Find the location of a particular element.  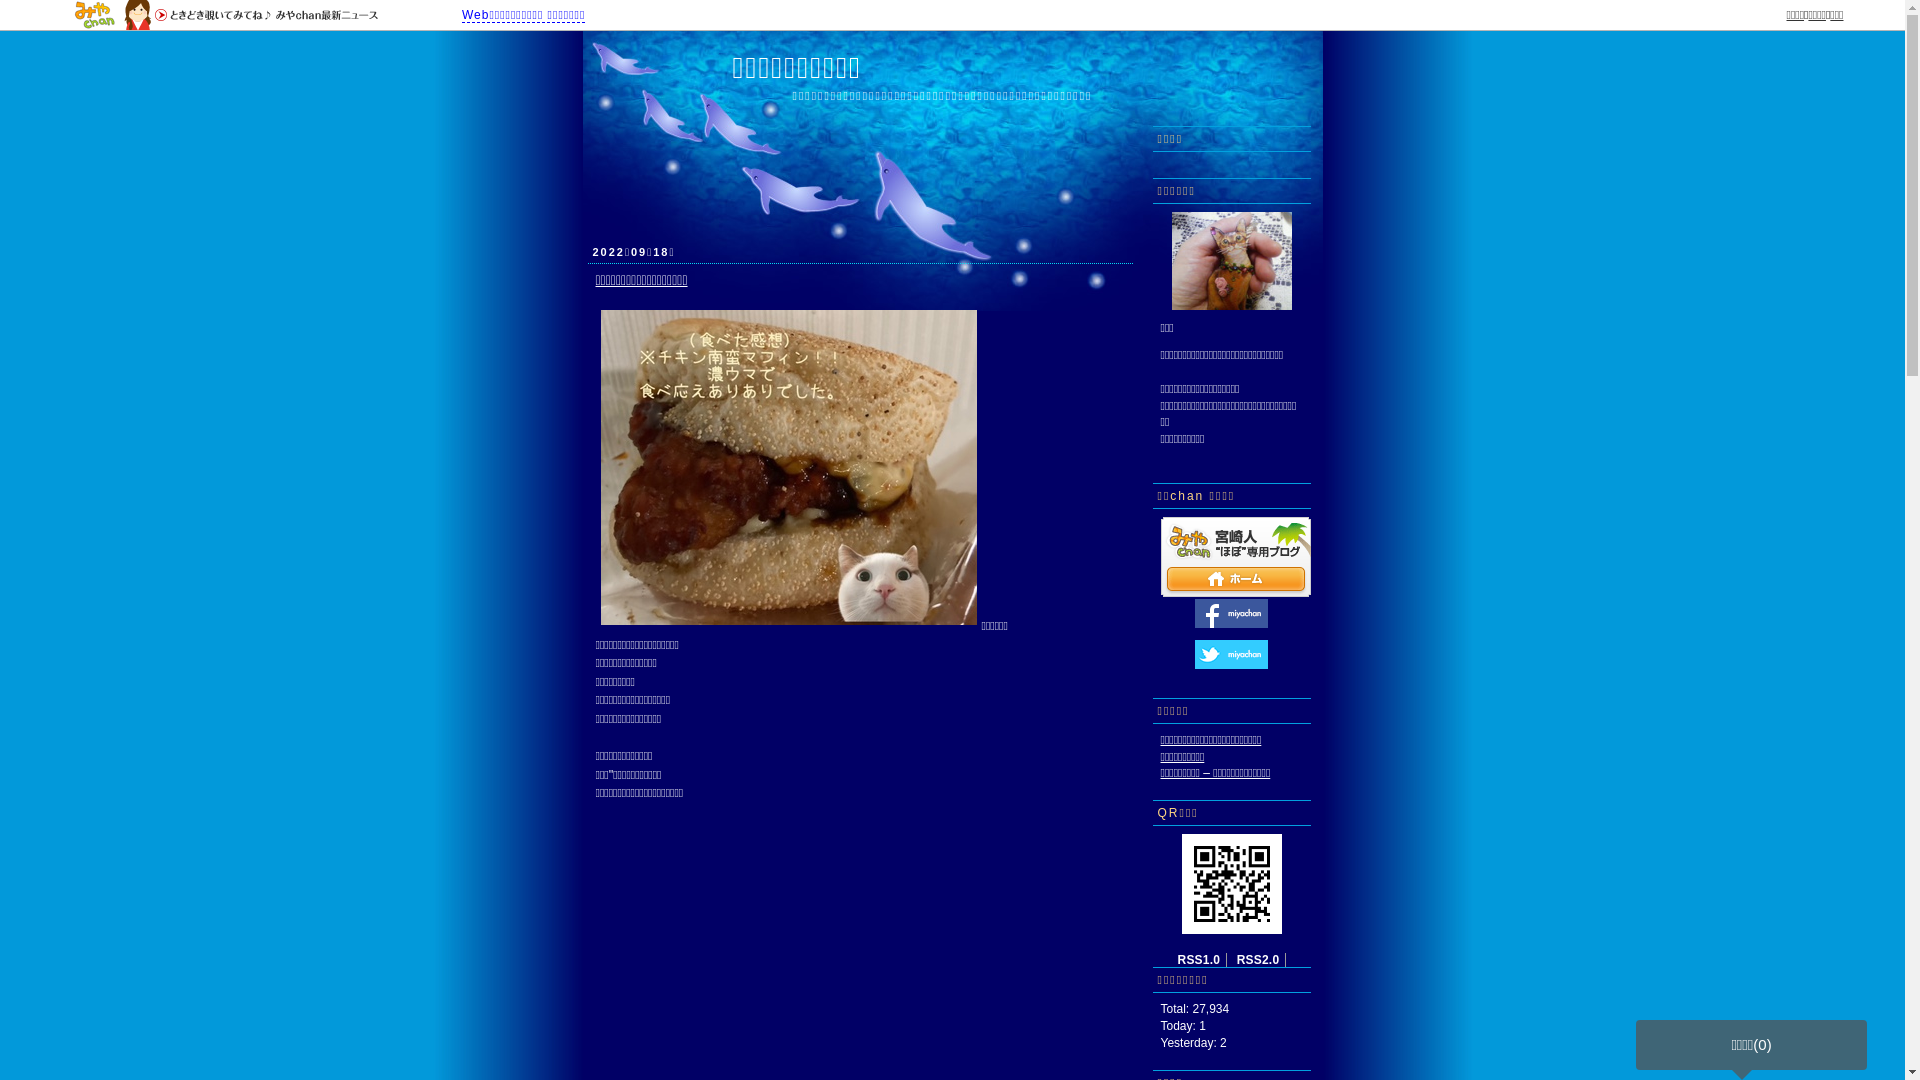

'RSS1.0' is located at coordinates (1199, 959).